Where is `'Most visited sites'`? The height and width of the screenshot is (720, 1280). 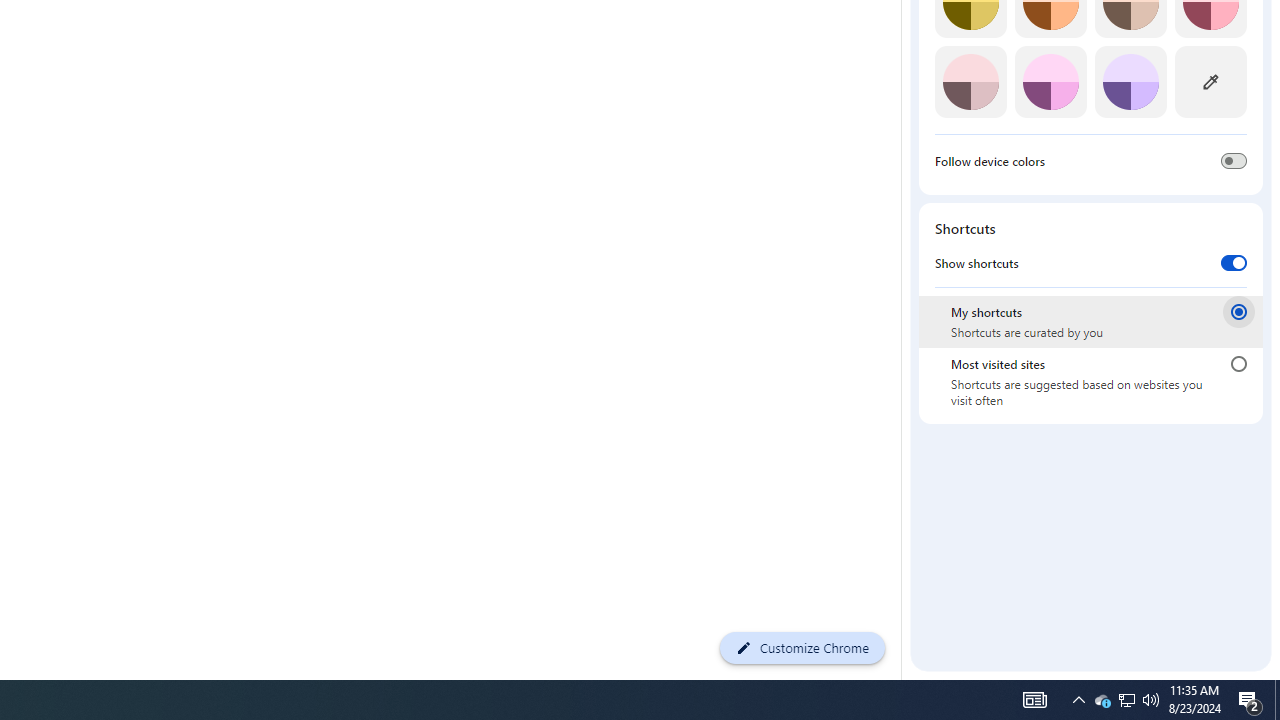 'Most visited sites' is located at coordinates (1238, 363).